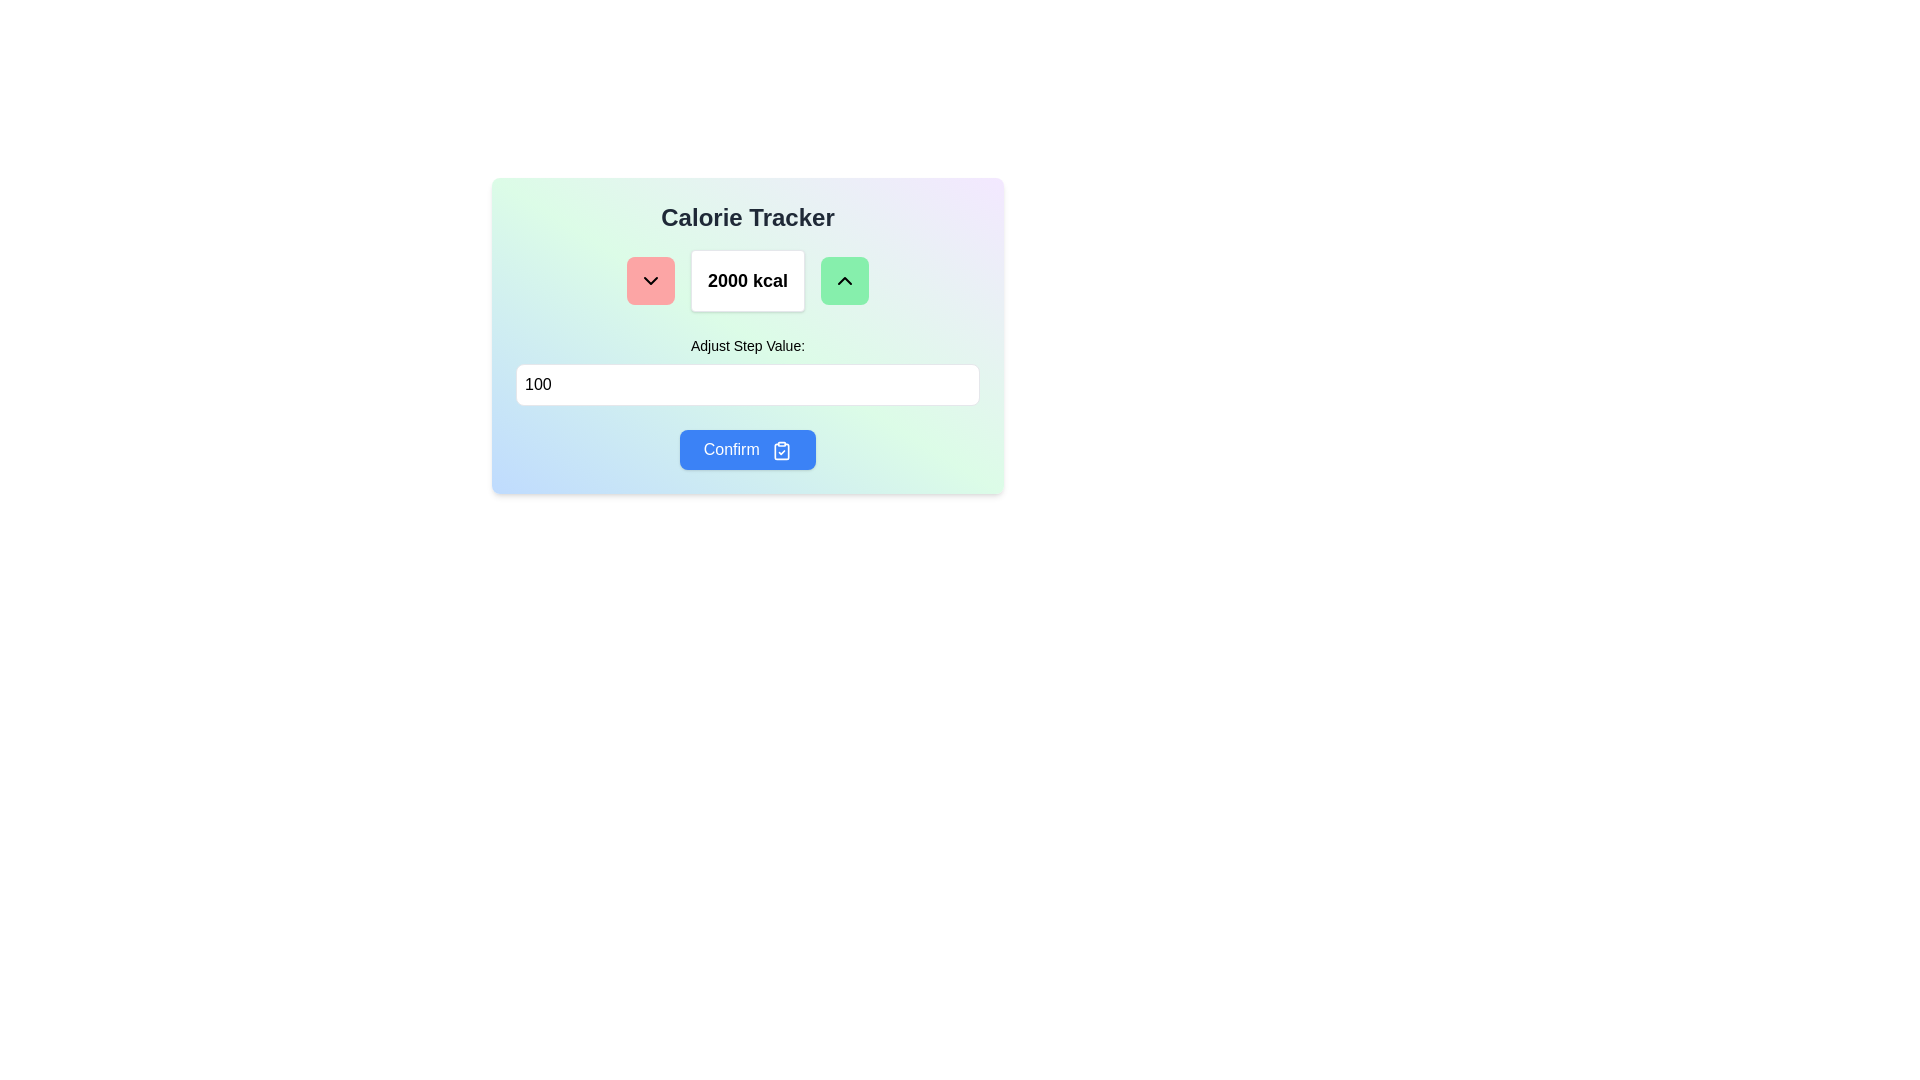  Describe the element at coordinates (747, 218) in the screenshot. I see `the text label that serves as the title or heading at the top of the interface, indicating the purpose of the elements below it` at that location.